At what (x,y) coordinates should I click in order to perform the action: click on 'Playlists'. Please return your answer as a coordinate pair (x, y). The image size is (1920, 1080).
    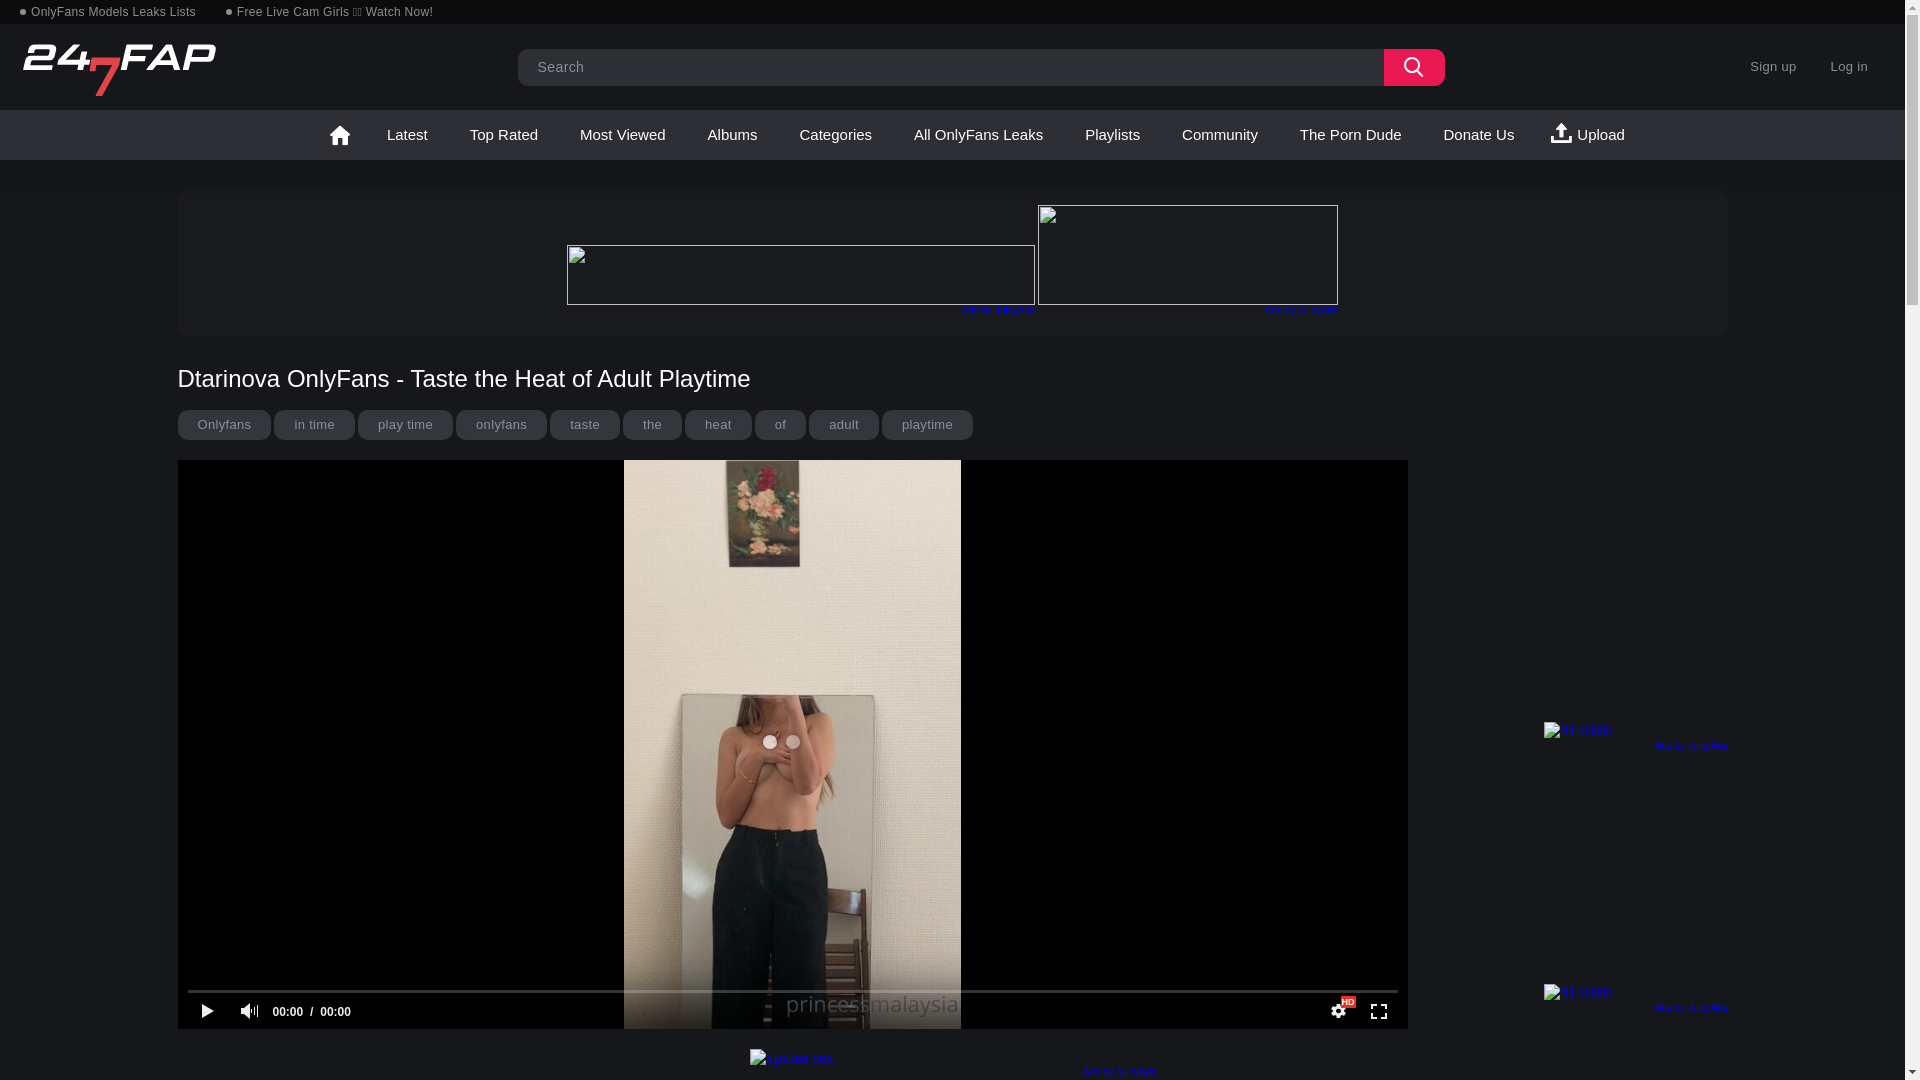
    Looking at the image, I should click on (1111, 135).